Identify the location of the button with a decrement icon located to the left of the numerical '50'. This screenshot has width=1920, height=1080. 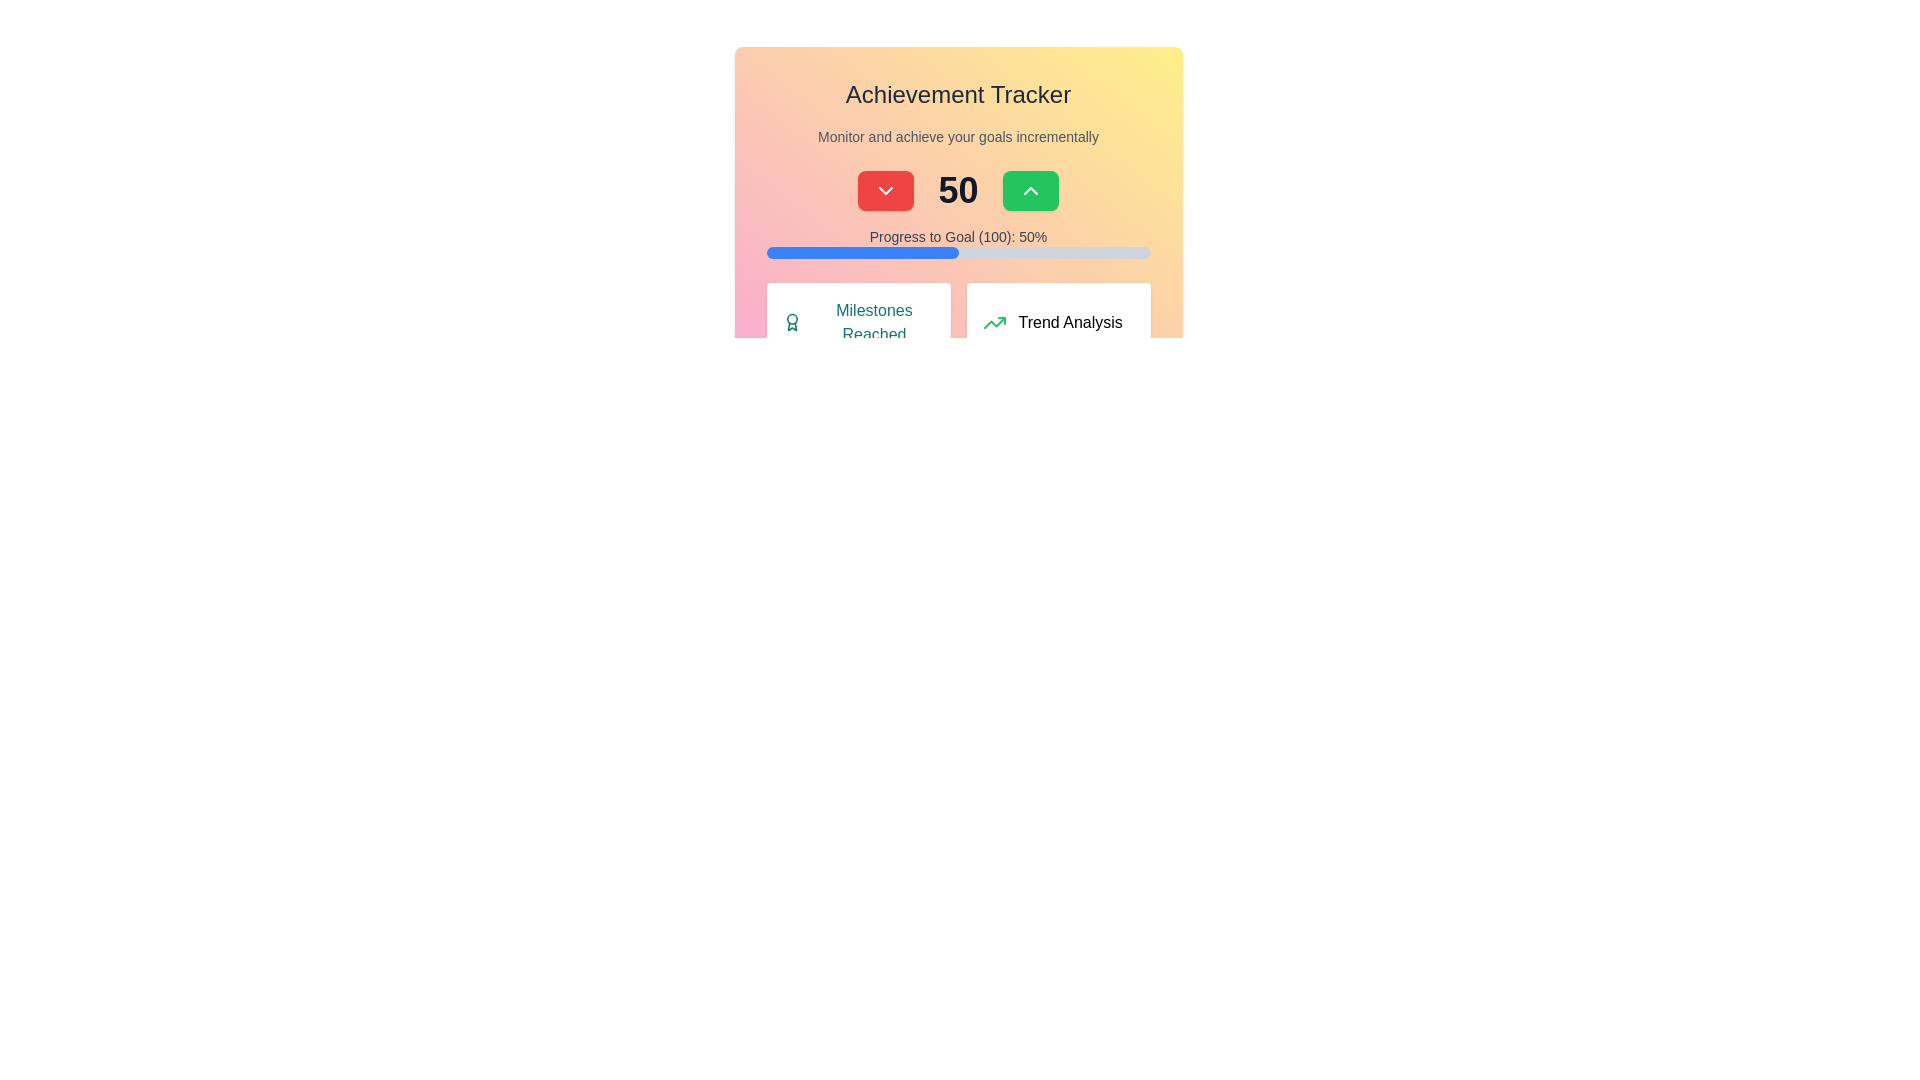
(885, 191).